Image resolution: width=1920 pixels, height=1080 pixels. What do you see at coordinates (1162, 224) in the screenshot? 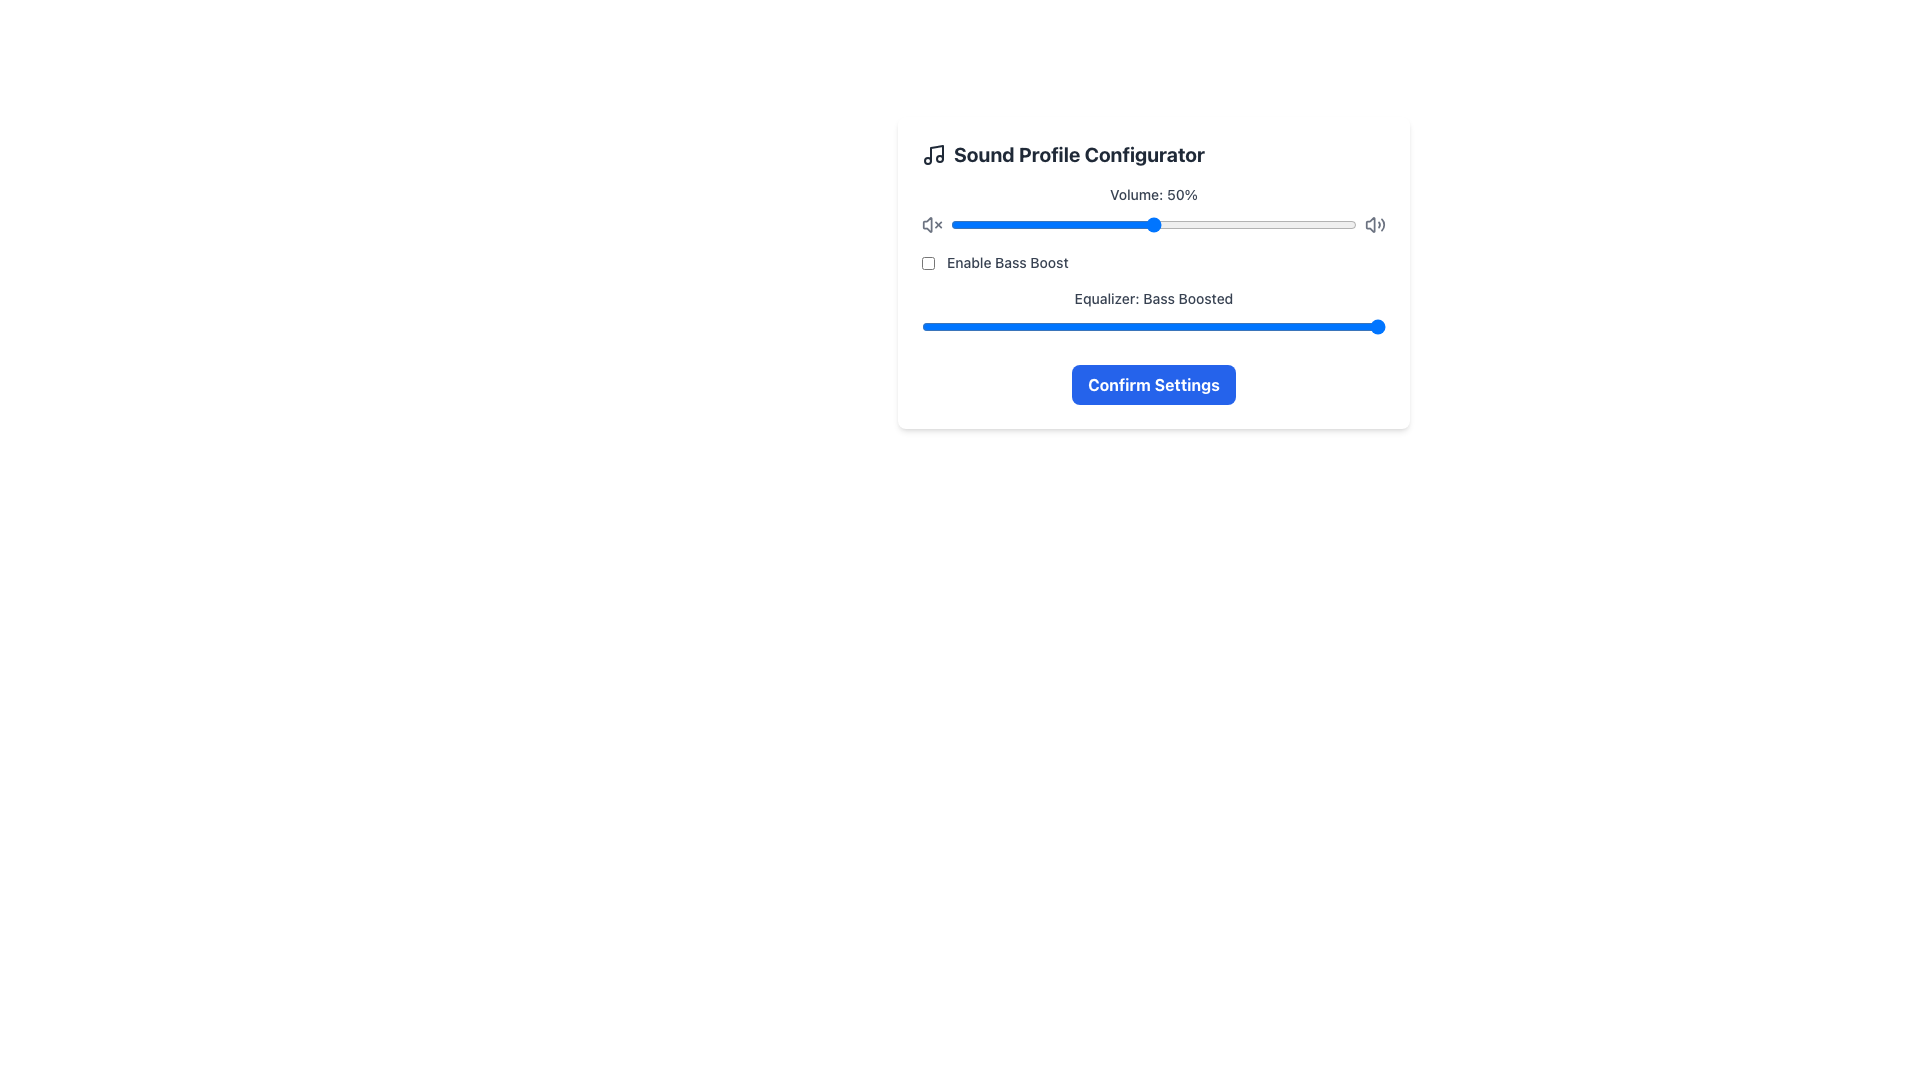
I see `volume` at bounding box center [1162, 224].